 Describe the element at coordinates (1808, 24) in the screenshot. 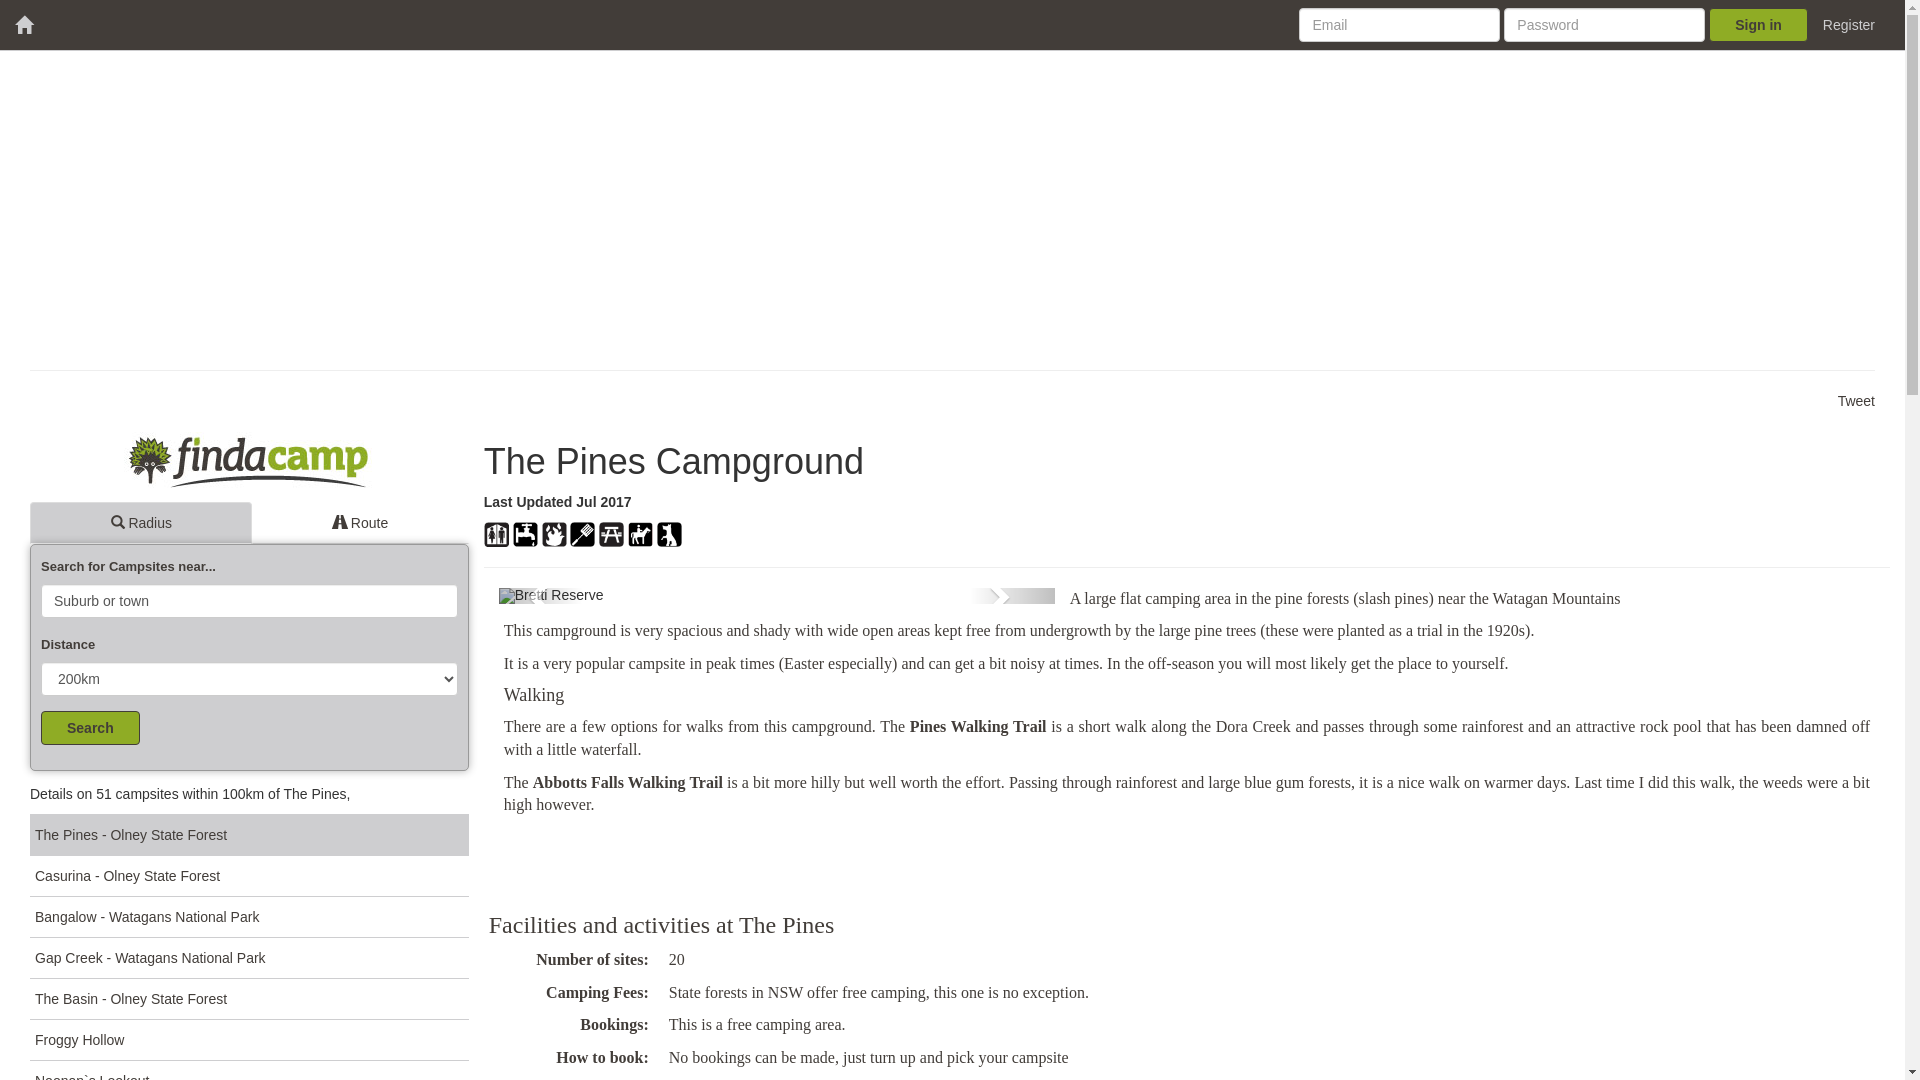

I see `'Register'` at that location.